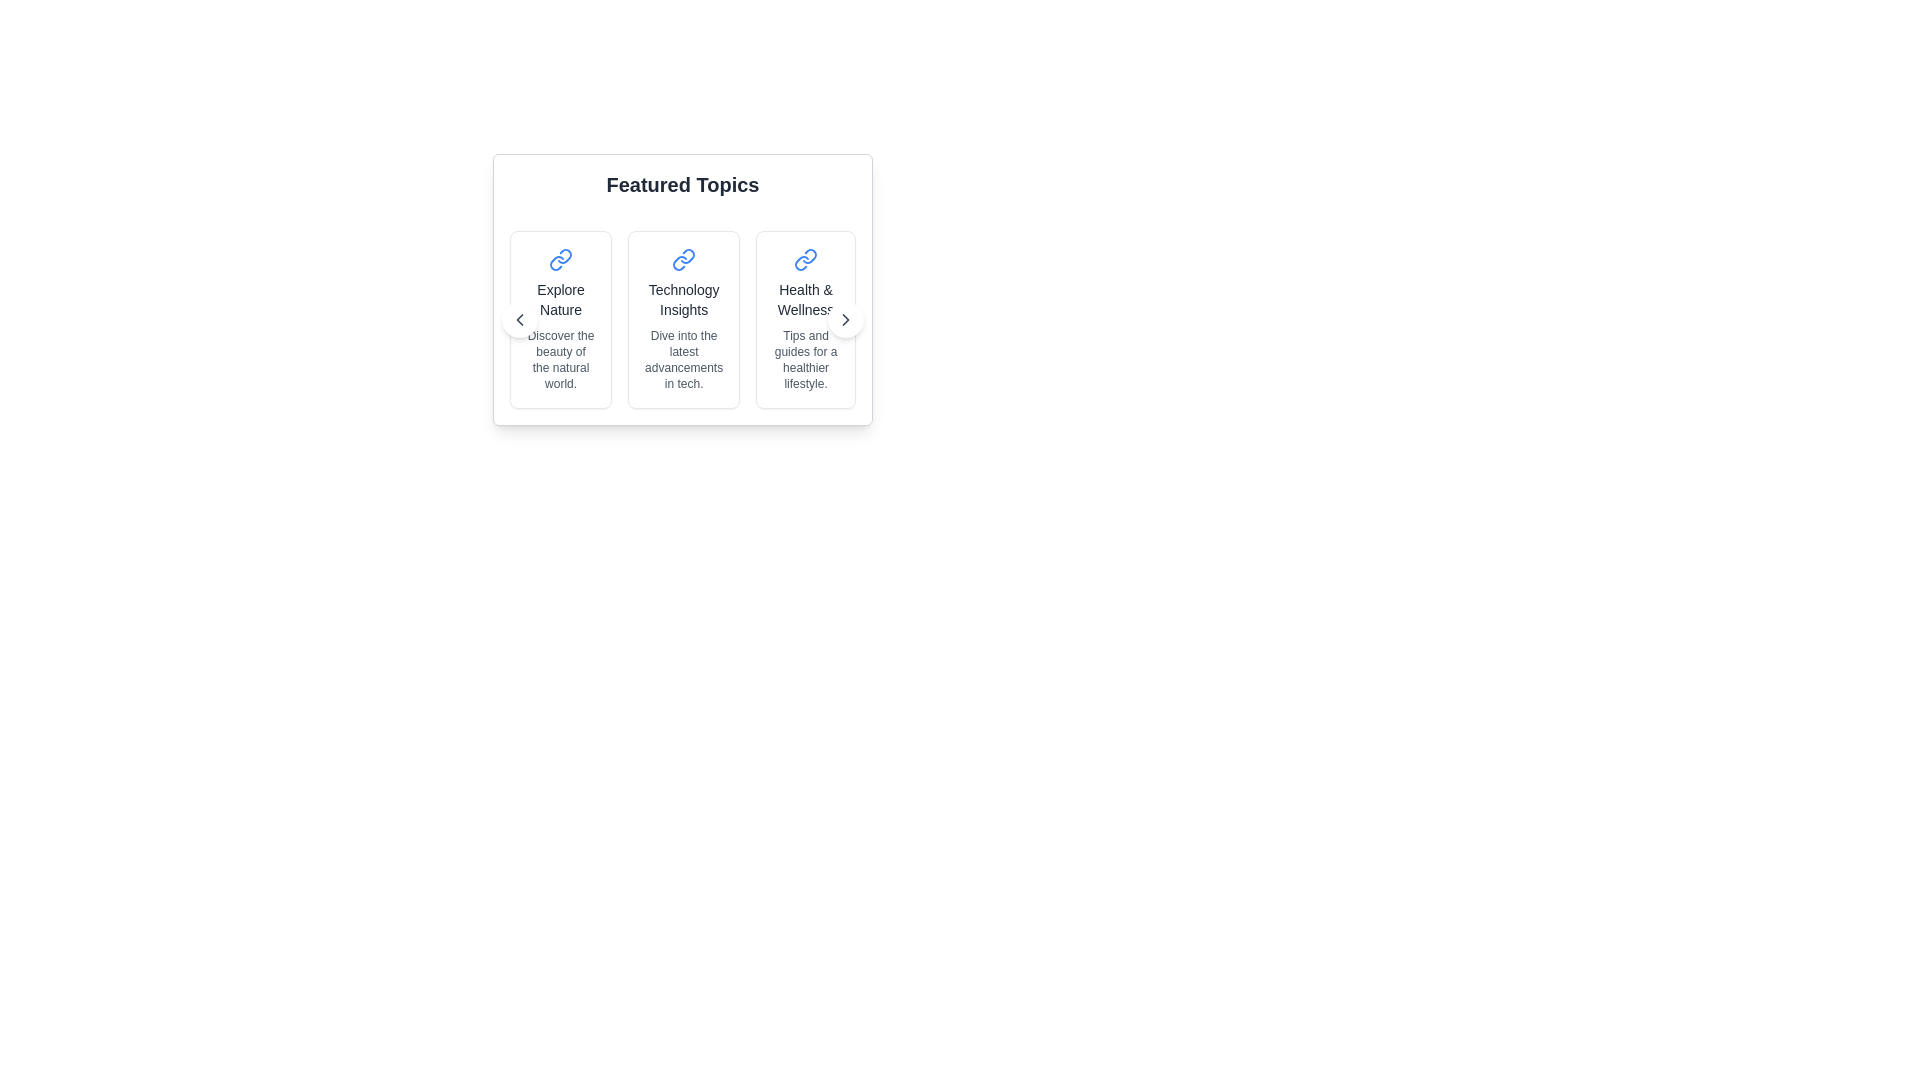  What do you see at coordinates (684, 300) in the screenshot?
I see `text content of the title label in the second card of the technology collection, which is centrally aligned between the top icon and the bottom subtitle text` at bounding box center [684, 300].